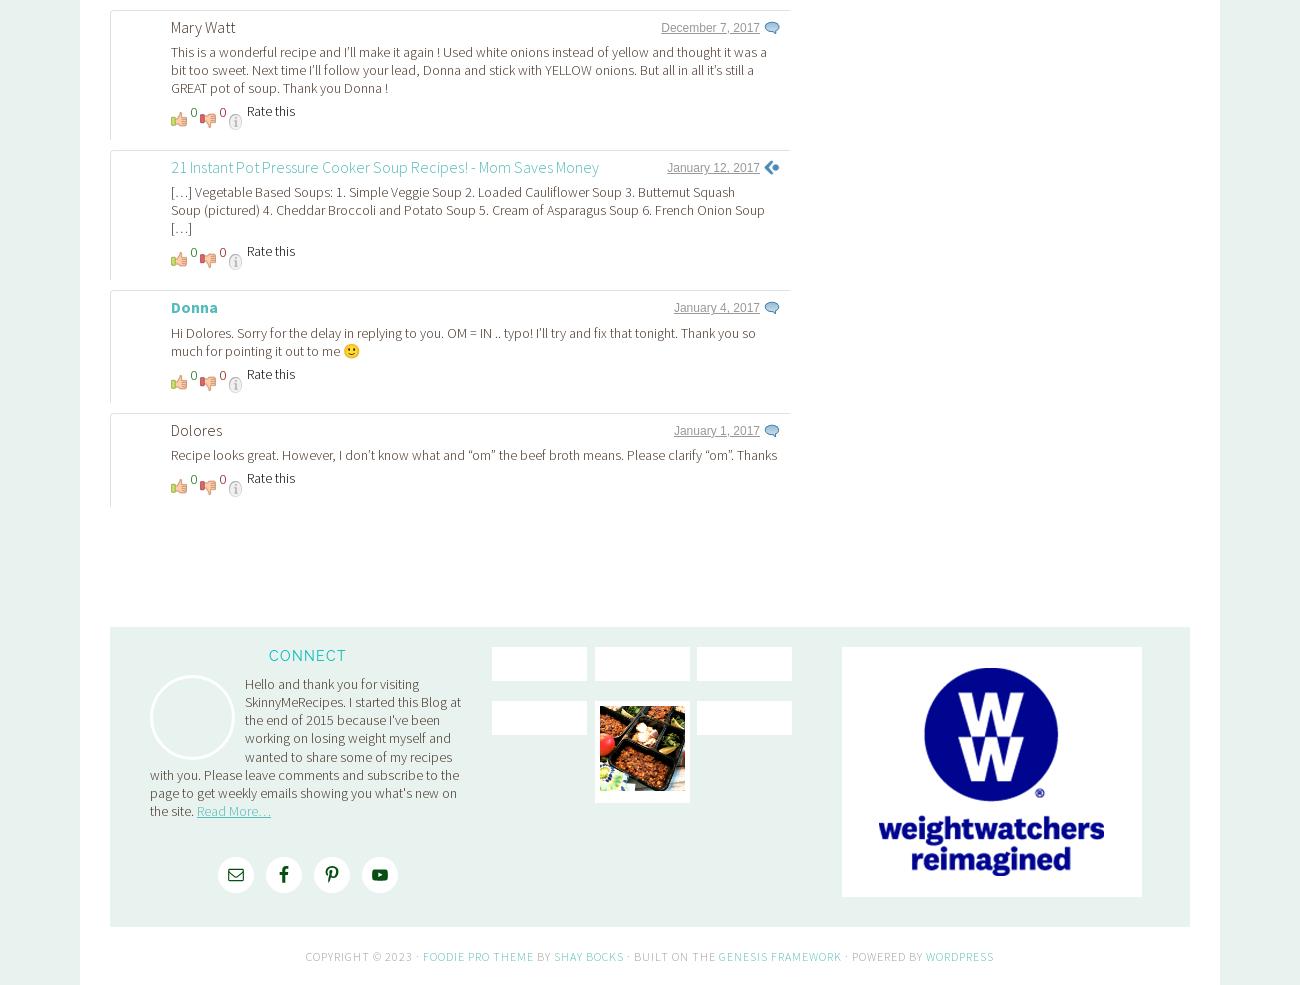 The width and height of the screenshot is (1300, 985). I want to click on '· Built on the', so click(670, 675).